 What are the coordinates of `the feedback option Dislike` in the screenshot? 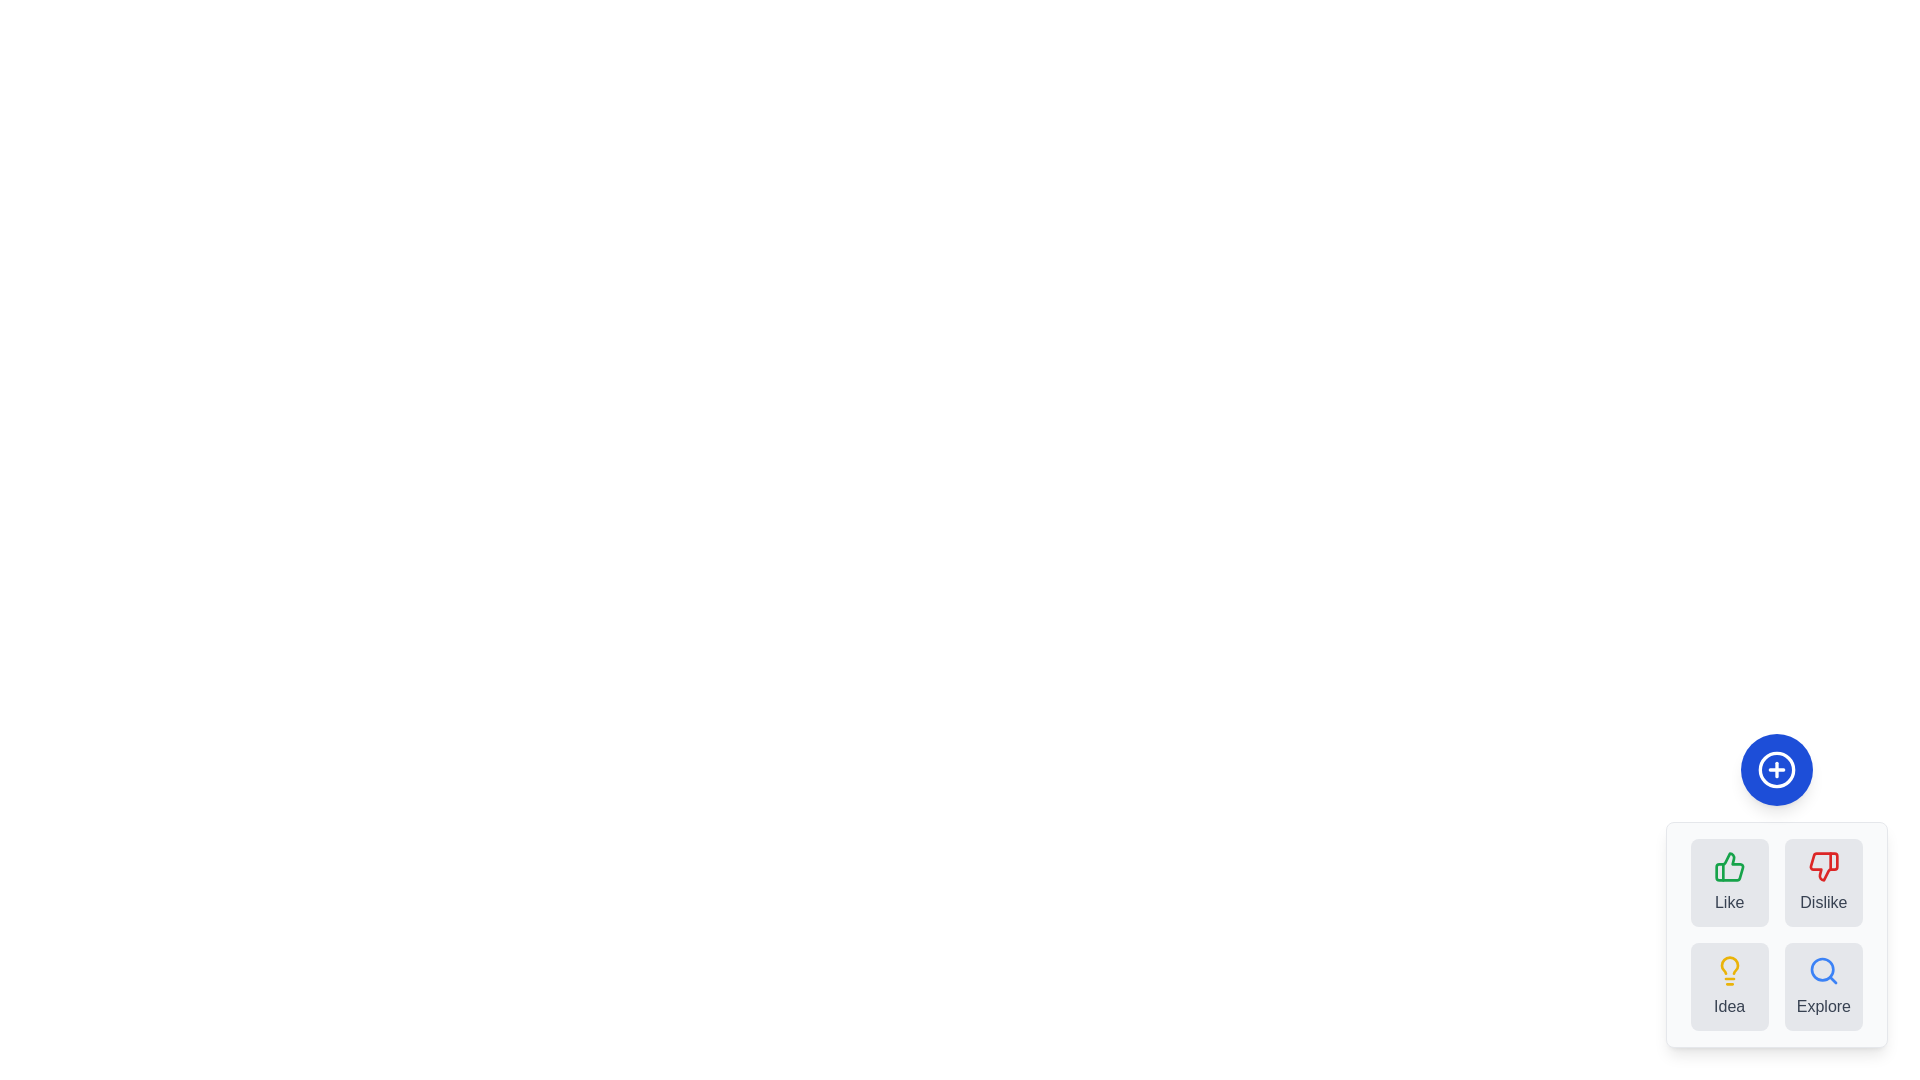 It's located at (1823, 882).